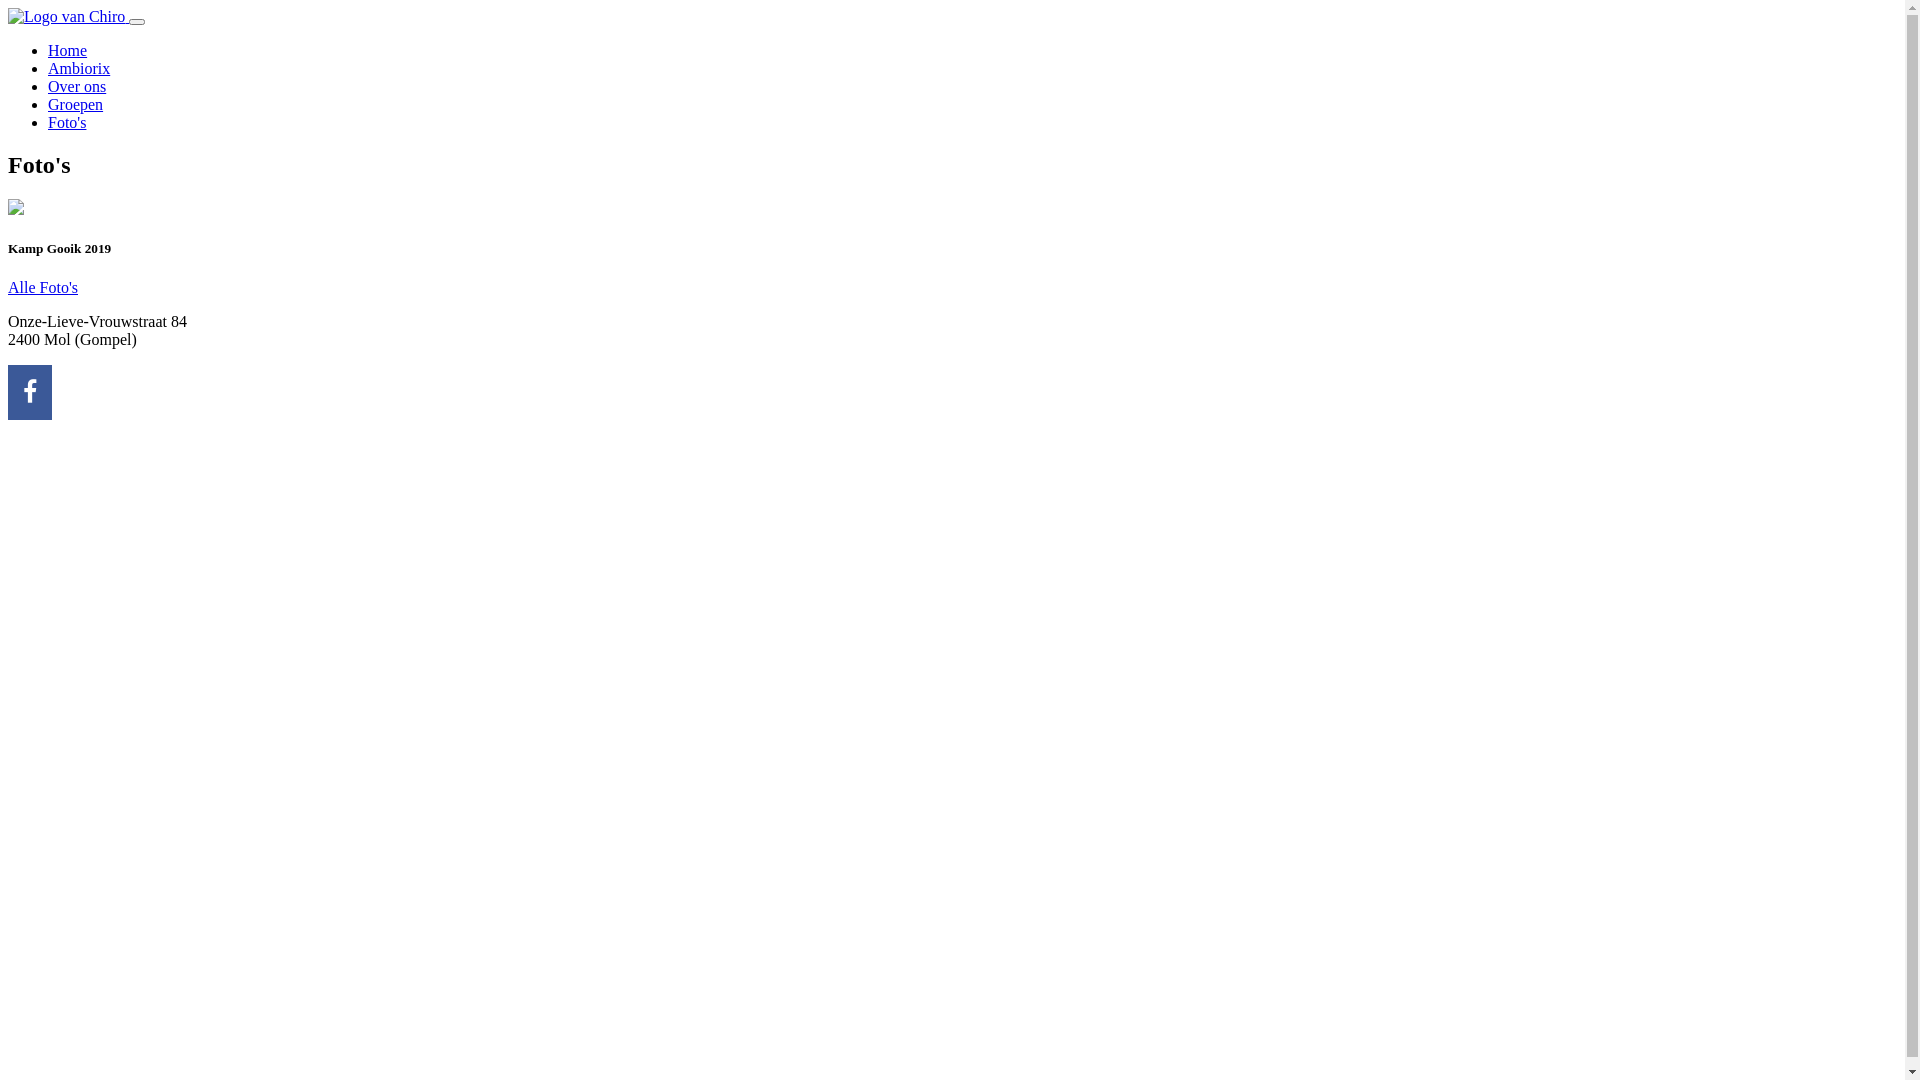  What do you see at coordinates (67, 122) in the screenshot?
I see `'Foto's` at bounding box center [67, 122].